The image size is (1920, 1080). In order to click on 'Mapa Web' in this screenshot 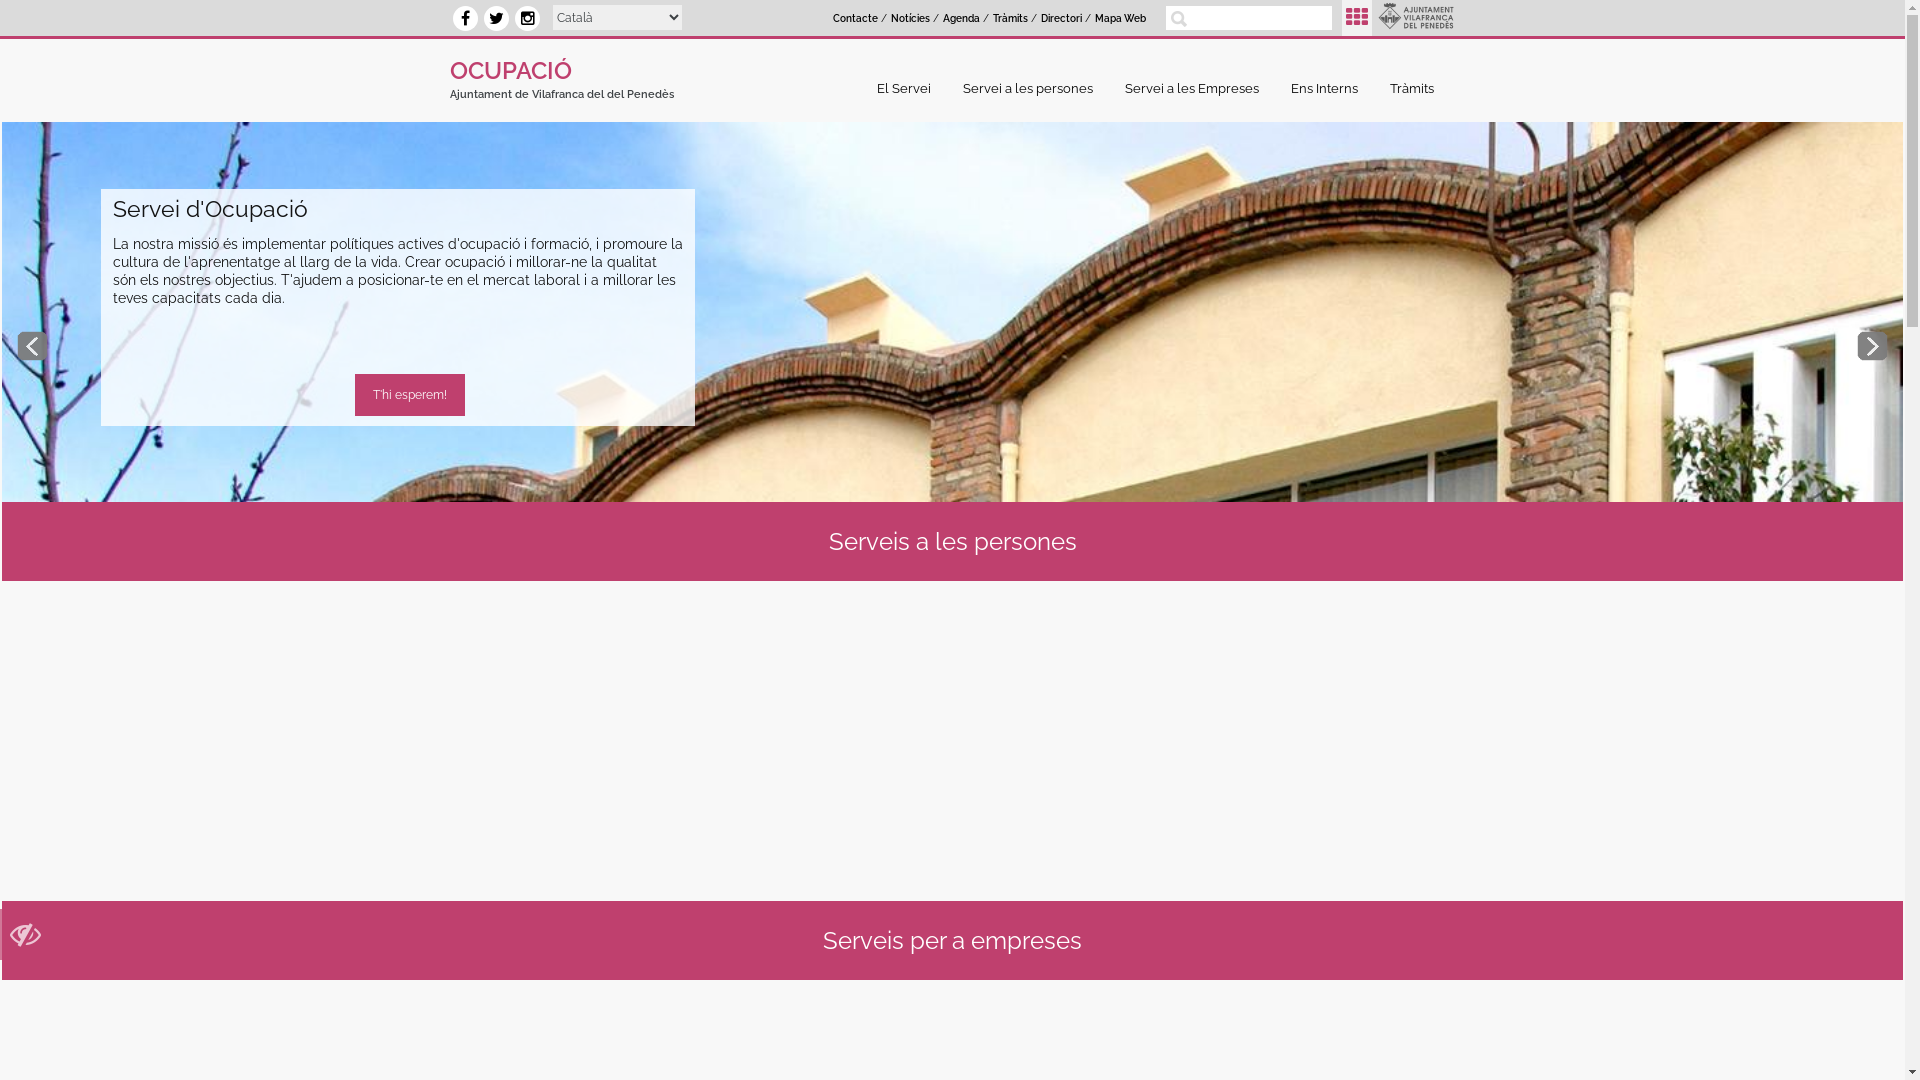, I will do `click(1120, 19)`.